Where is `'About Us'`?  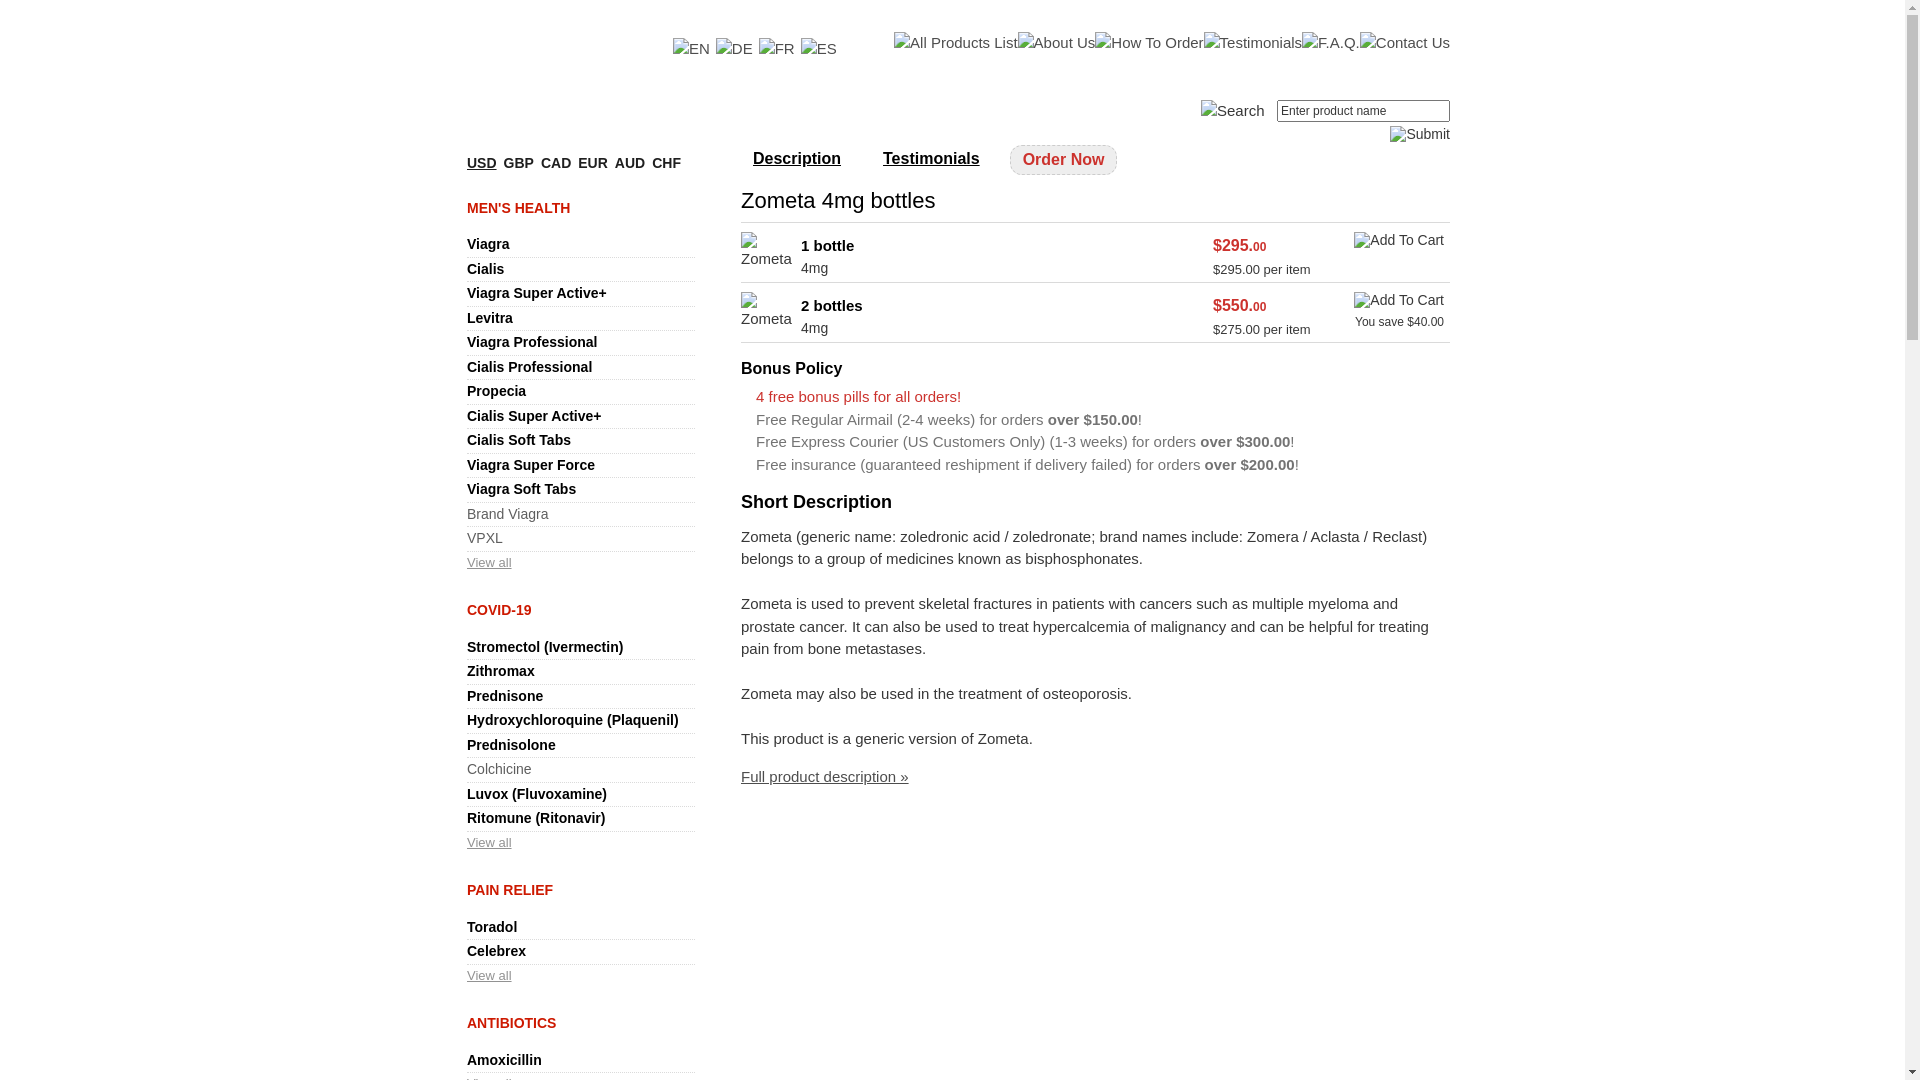 'About Us' is located at coordinates (1055, 43).